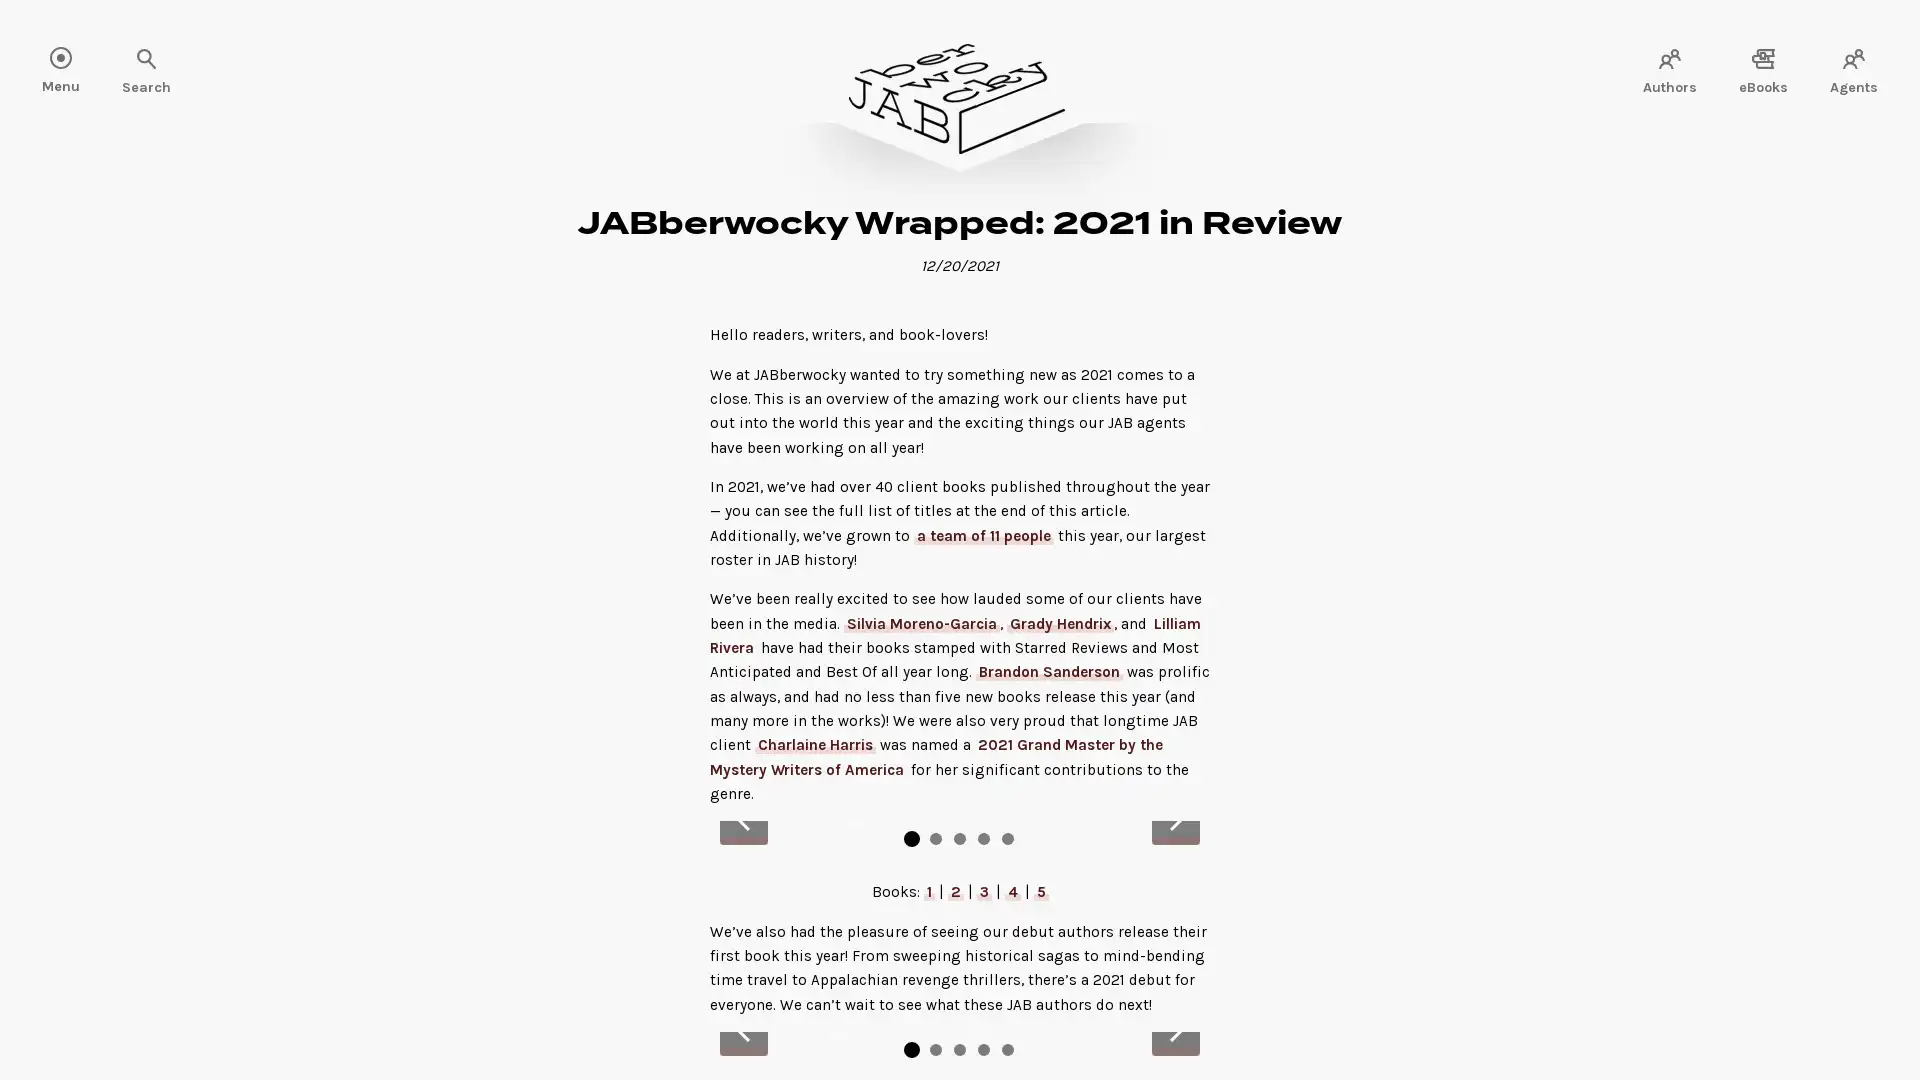  What do you see at coordinates (1176, 1032) in the screenshot?
I see `Next slide` at bounding box center [1176, 1032].